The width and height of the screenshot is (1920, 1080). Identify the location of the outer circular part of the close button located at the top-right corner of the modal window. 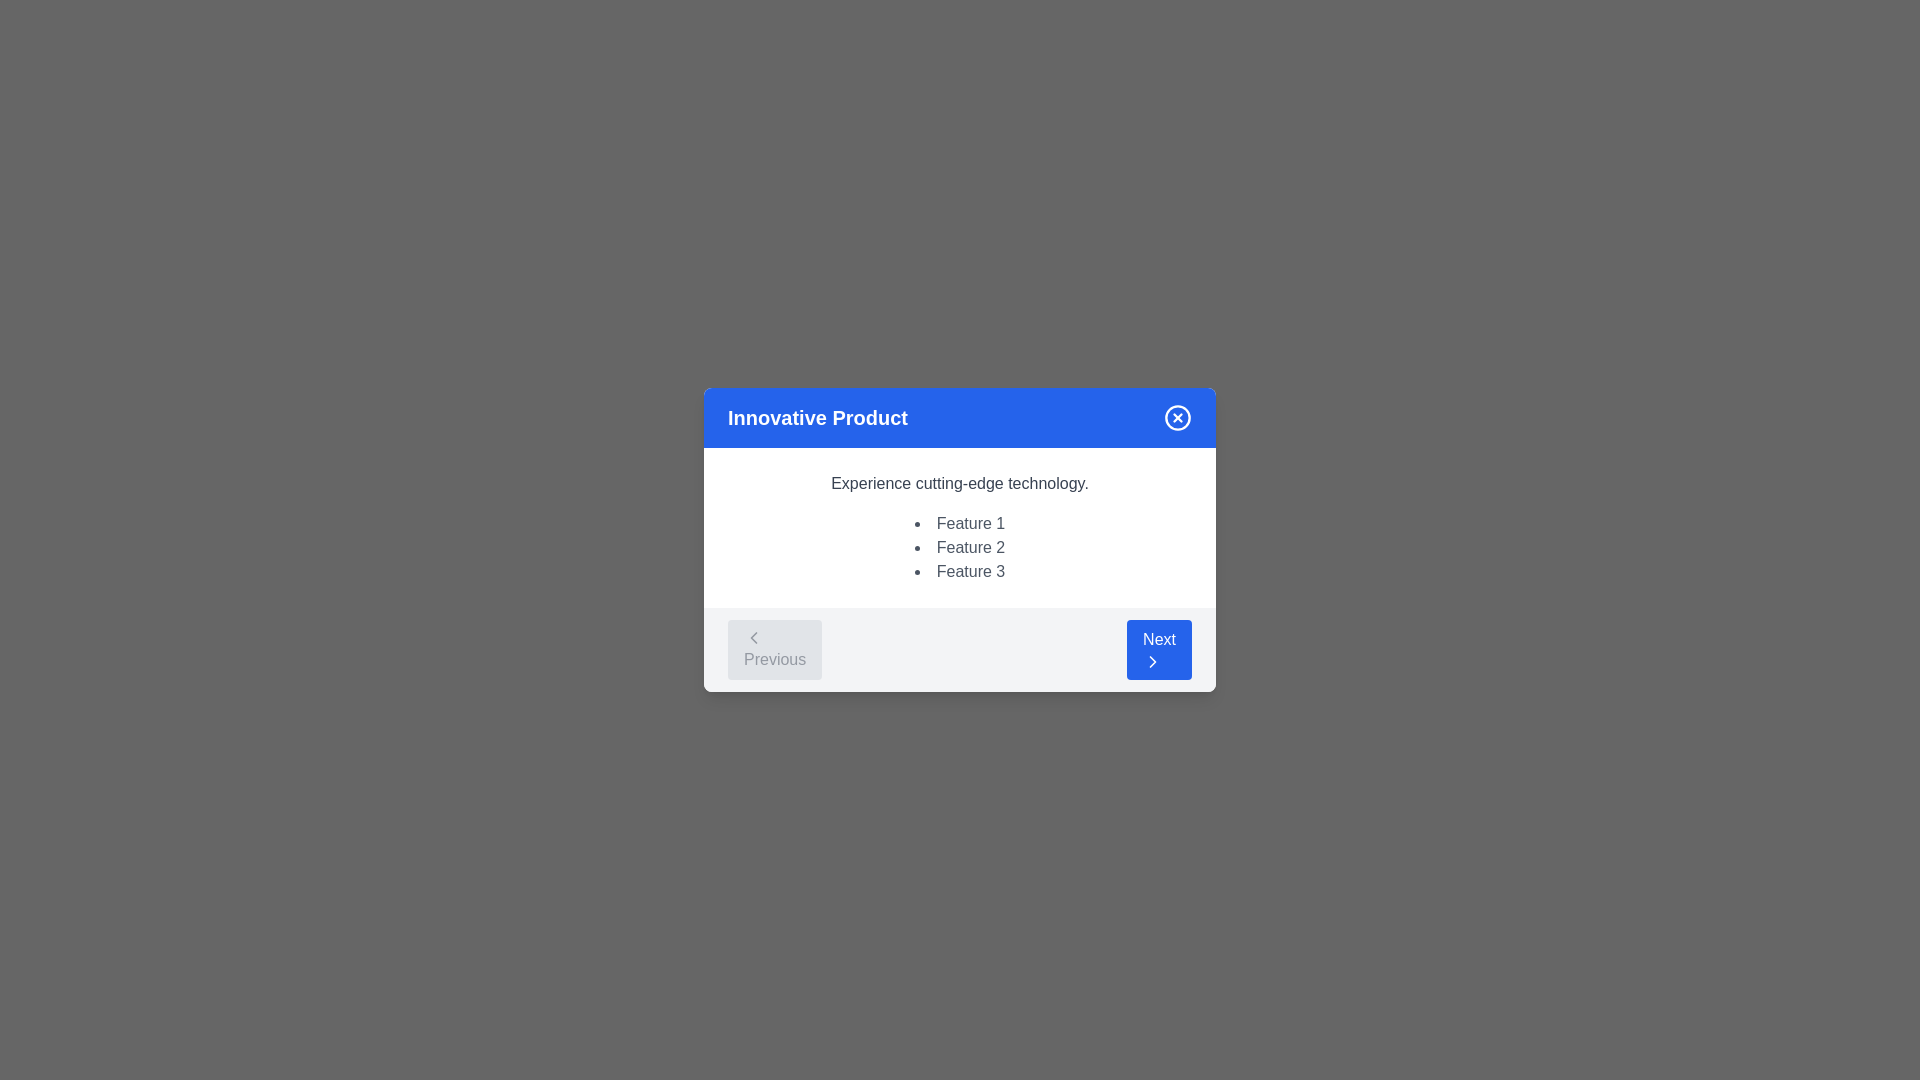
(1177, 416).